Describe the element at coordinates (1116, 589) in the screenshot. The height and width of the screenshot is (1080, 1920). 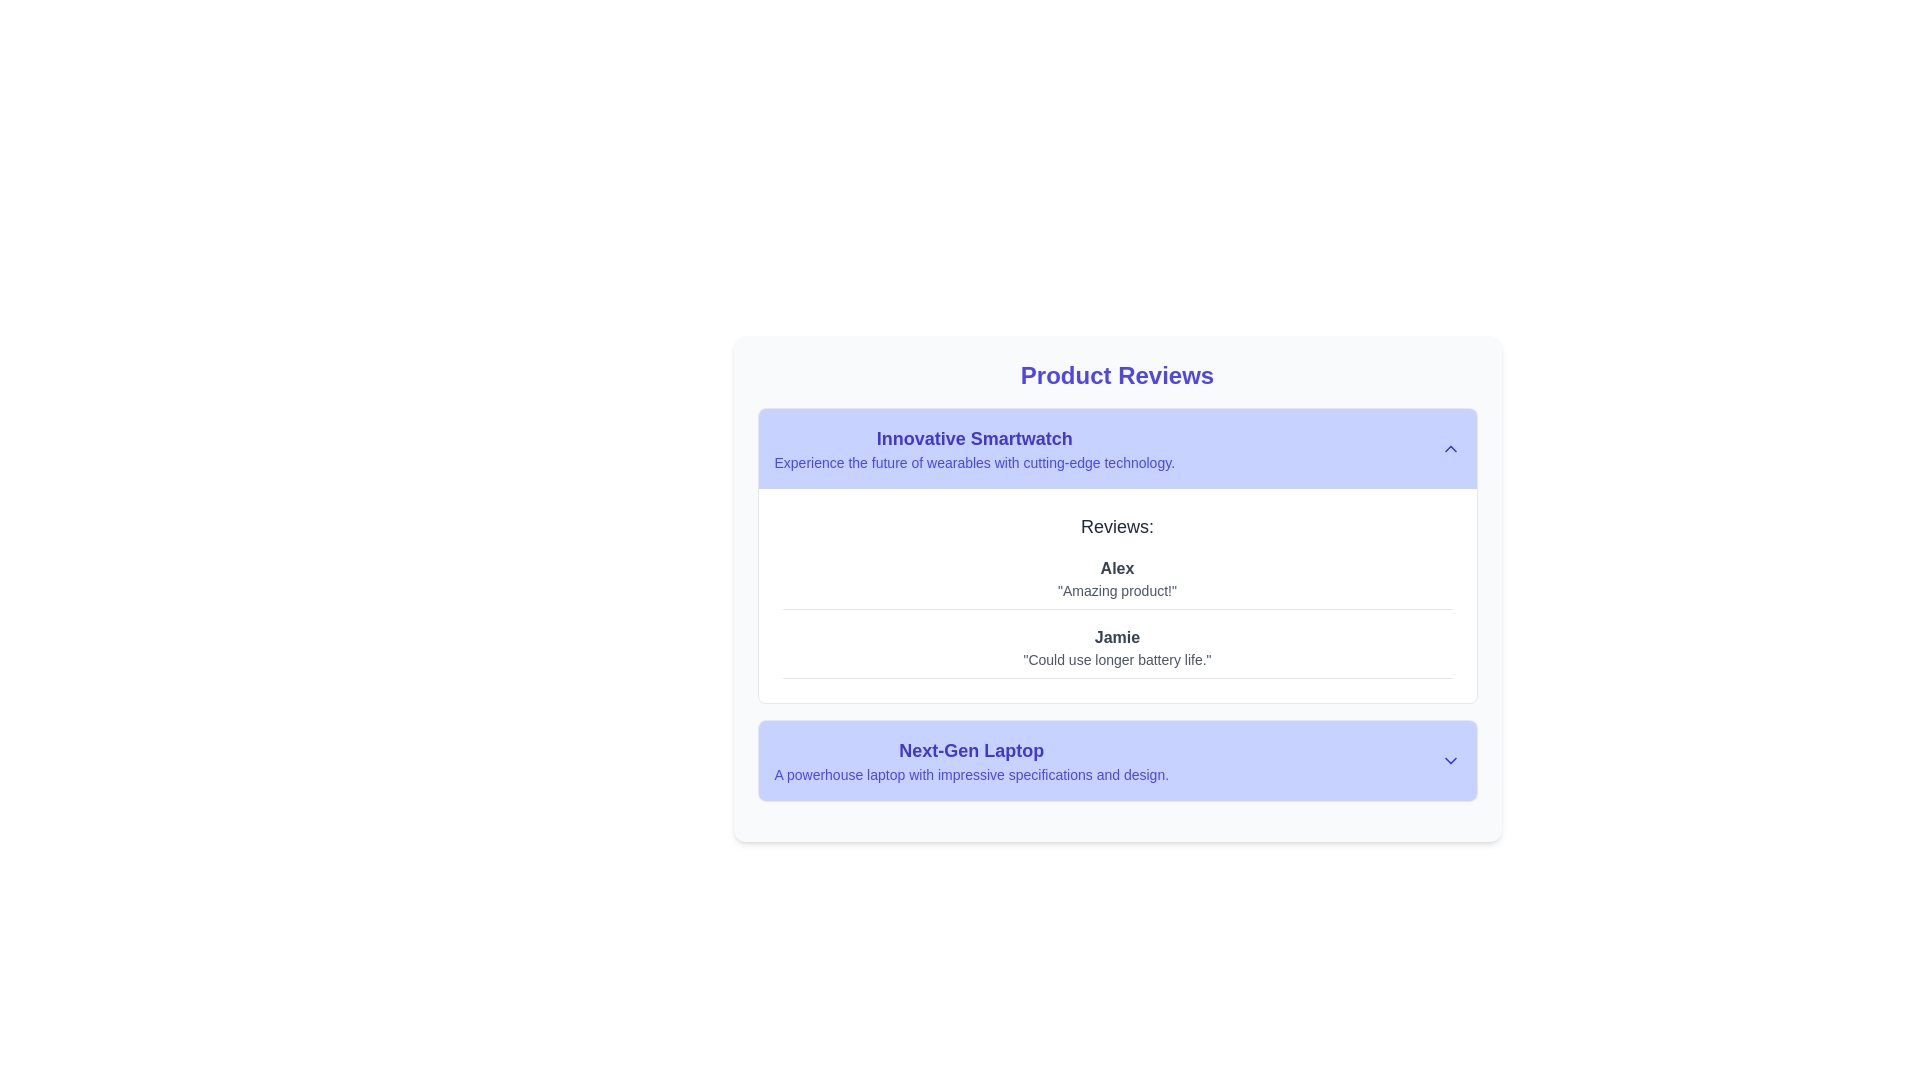
I see `text content of the element that displays 'Amazing product!' located under the name 'Alex' in the review section` at that location.